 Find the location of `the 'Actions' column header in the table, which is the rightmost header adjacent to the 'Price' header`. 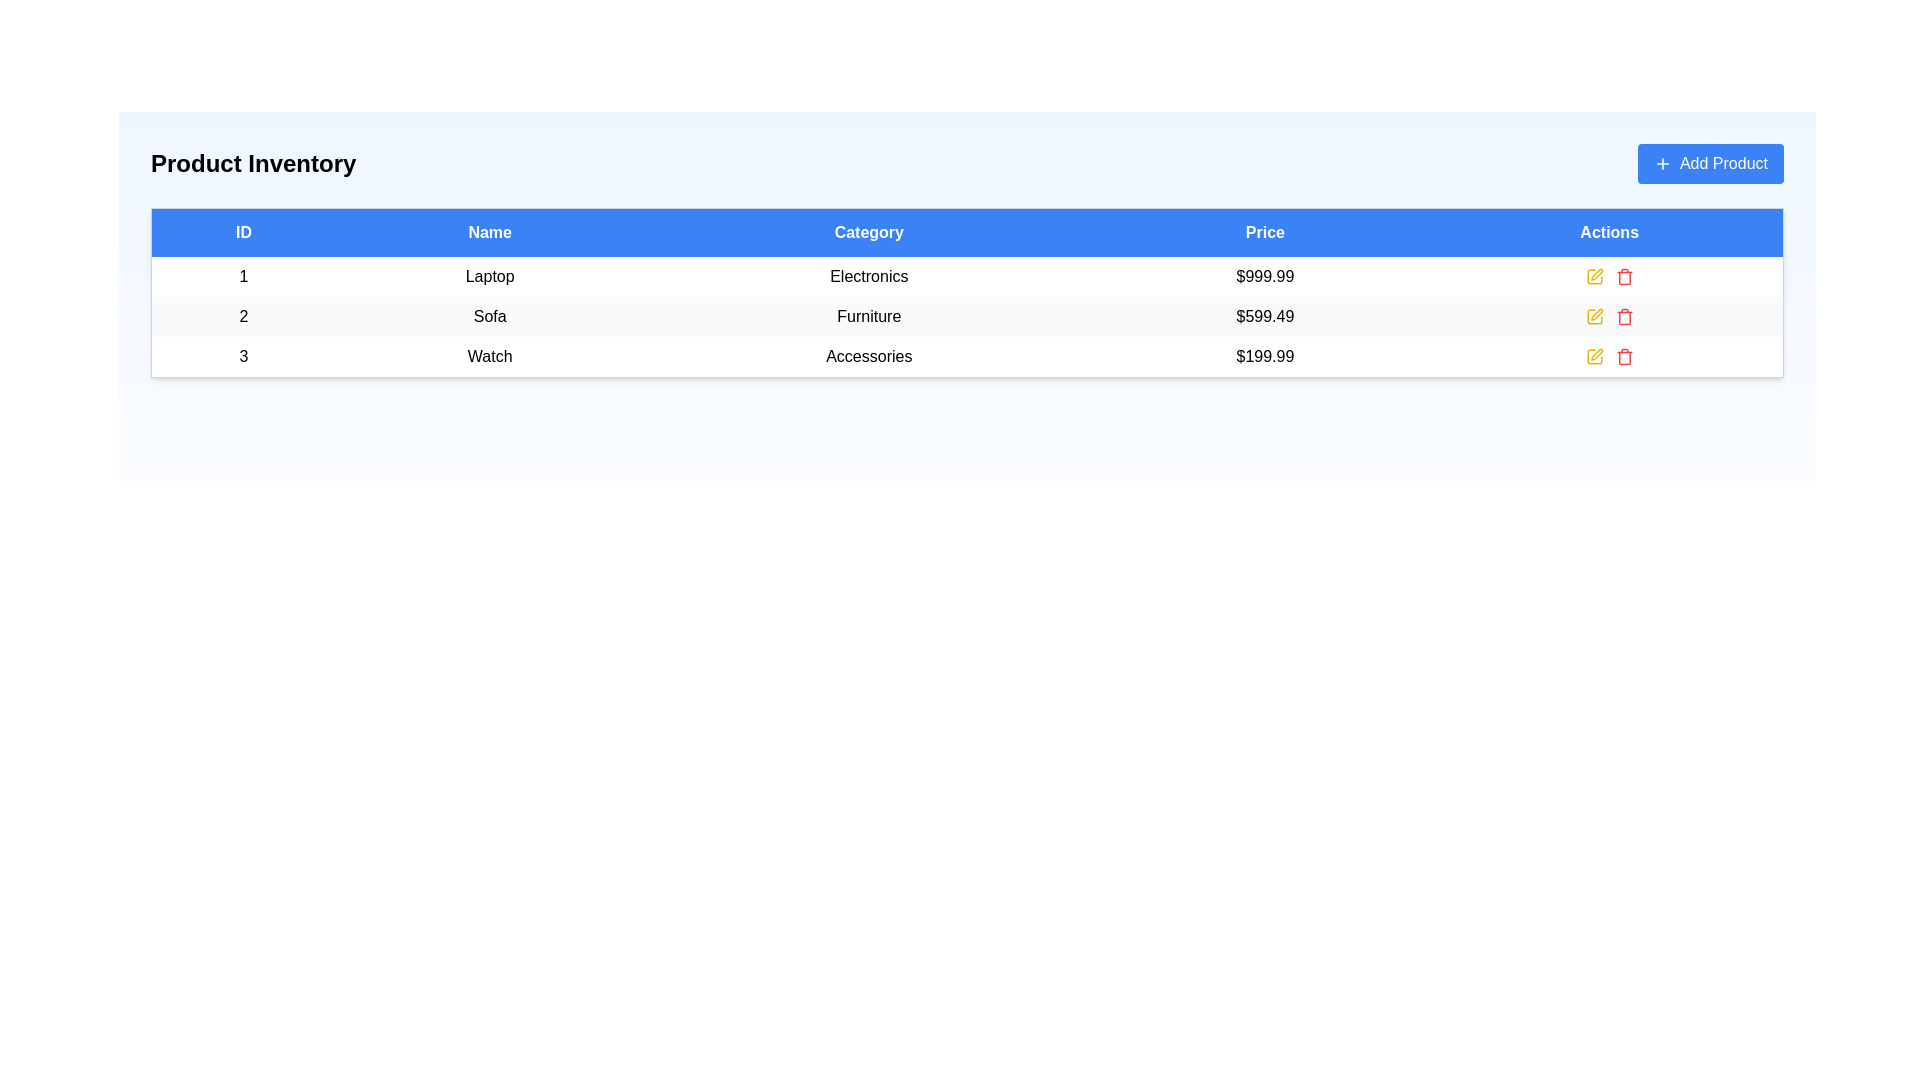

the 'Actions' column header in the table, which is the rightmost header adjacent to the 'Price' header is located at coordinates (1609, 231).